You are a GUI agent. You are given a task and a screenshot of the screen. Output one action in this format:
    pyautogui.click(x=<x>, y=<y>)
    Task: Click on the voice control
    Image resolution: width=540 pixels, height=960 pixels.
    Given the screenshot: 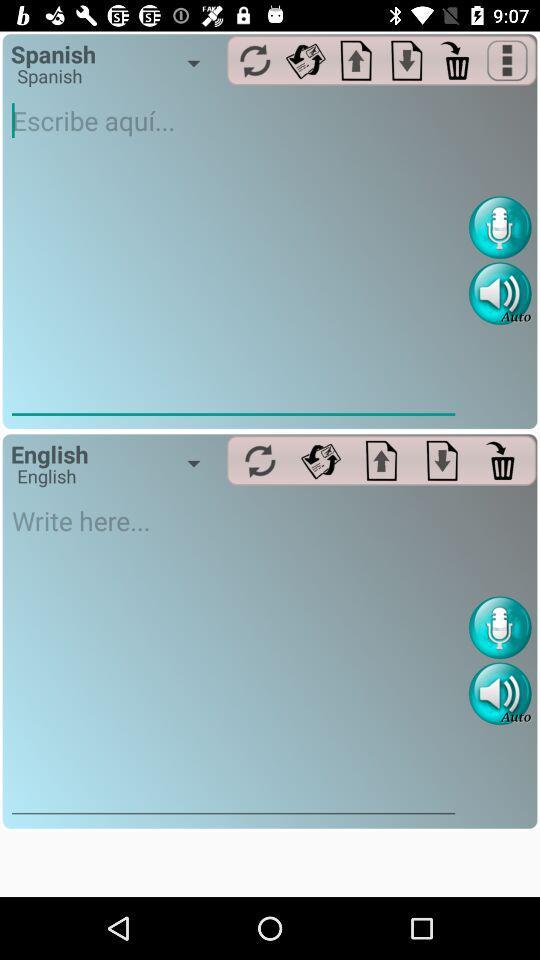 What is the action you would take?
    pyautogui.click(x=499, y=227)
    